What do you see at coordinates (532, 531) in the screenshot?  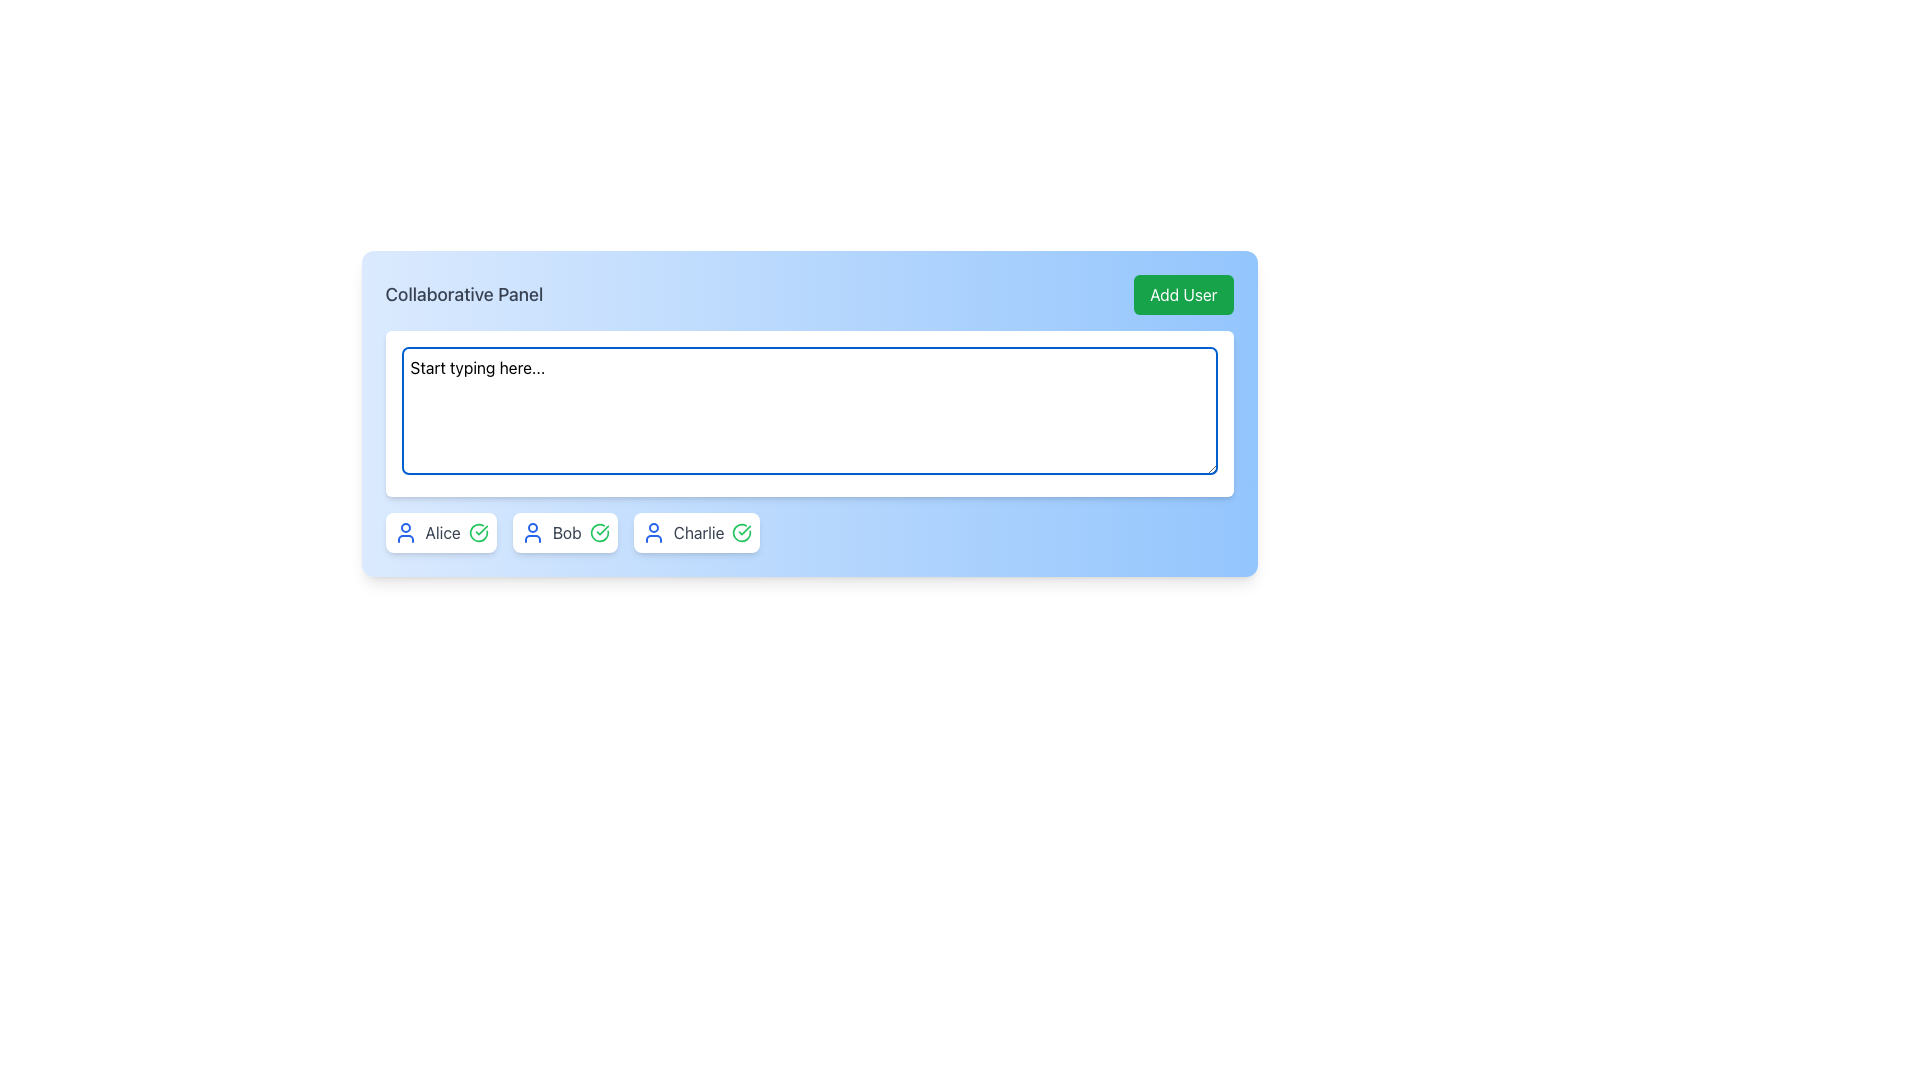 I see `the user icon represented by a blue outline of a circular head and shoulders figure located within a white background, positioned to the left of the text 'Bob'` at bounding box center [532, 531].